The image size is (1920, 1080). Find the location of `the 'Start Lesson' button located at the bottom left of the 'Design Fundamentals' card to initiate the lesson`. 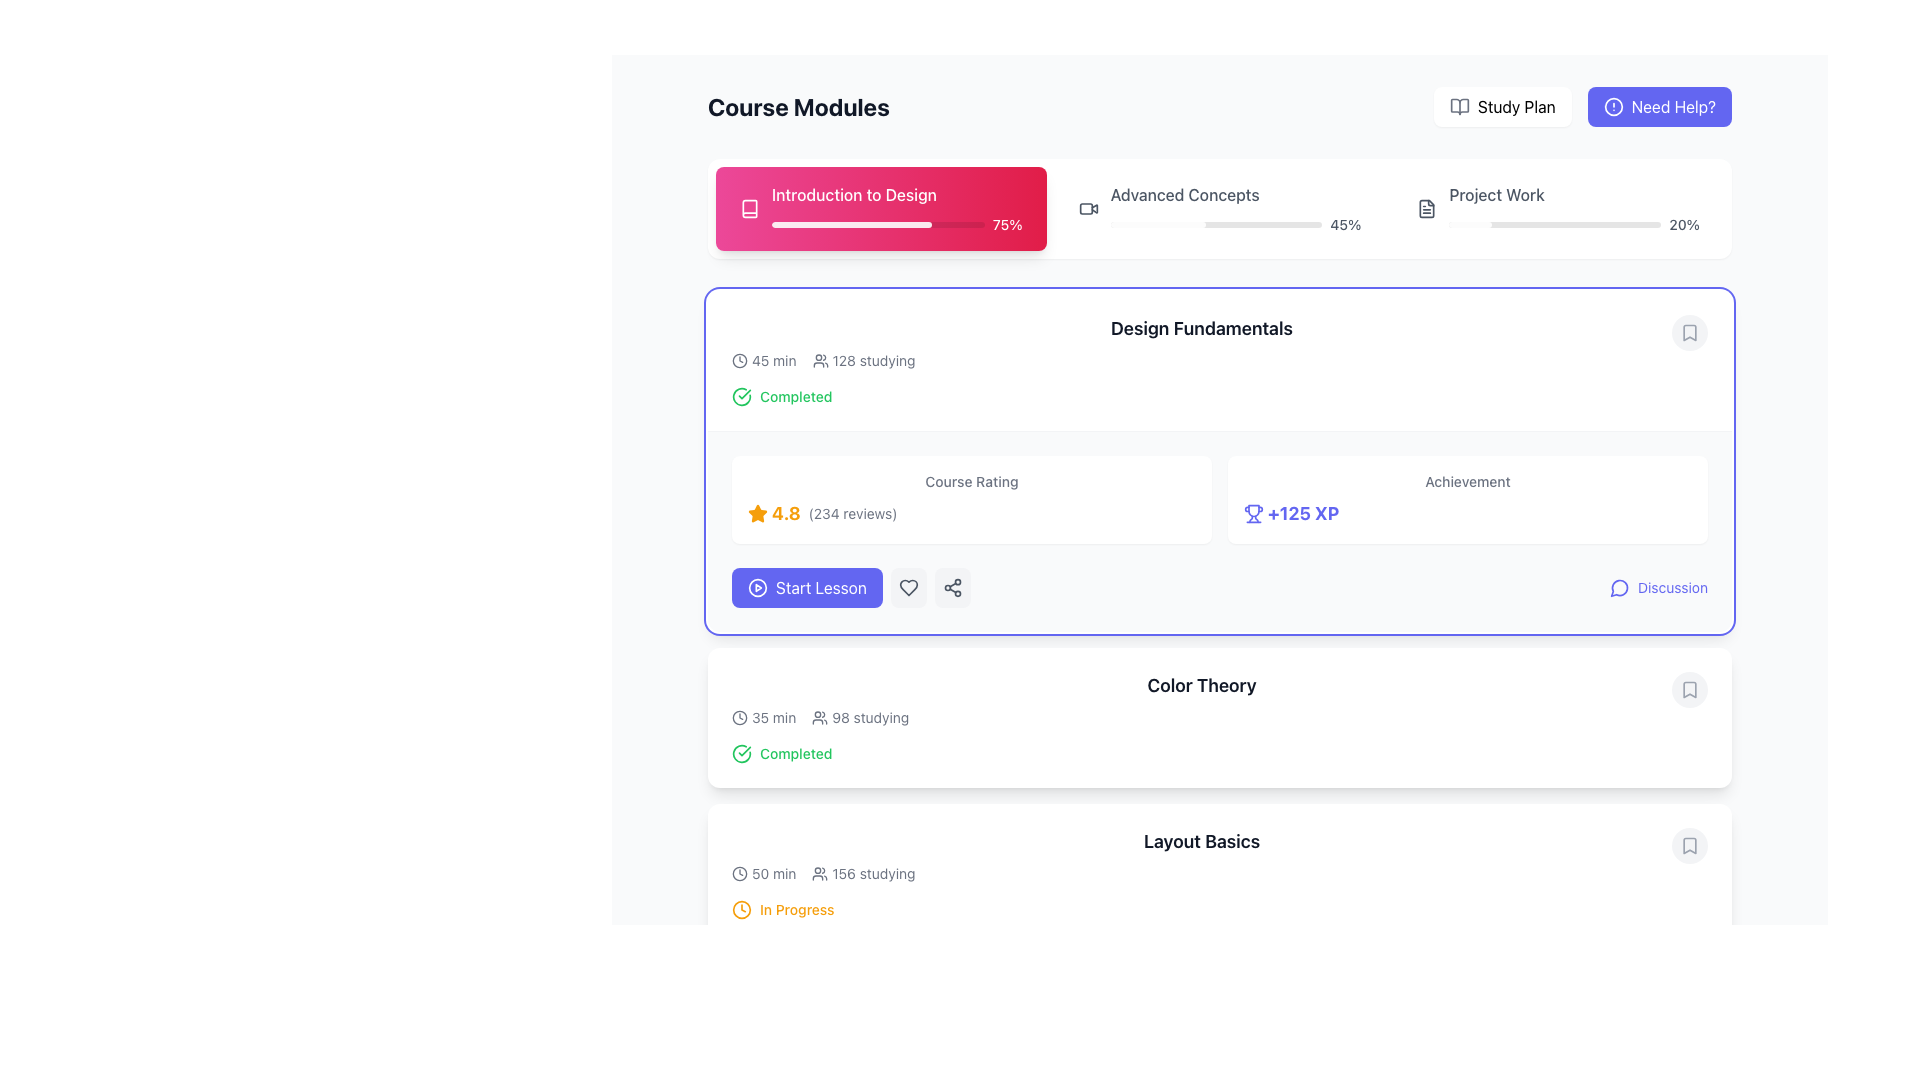

the 'Start Lesson' button located at the bottom left of the 'Design Fundamentals' card to initiate the lesson is located at coordinates (821, 586).